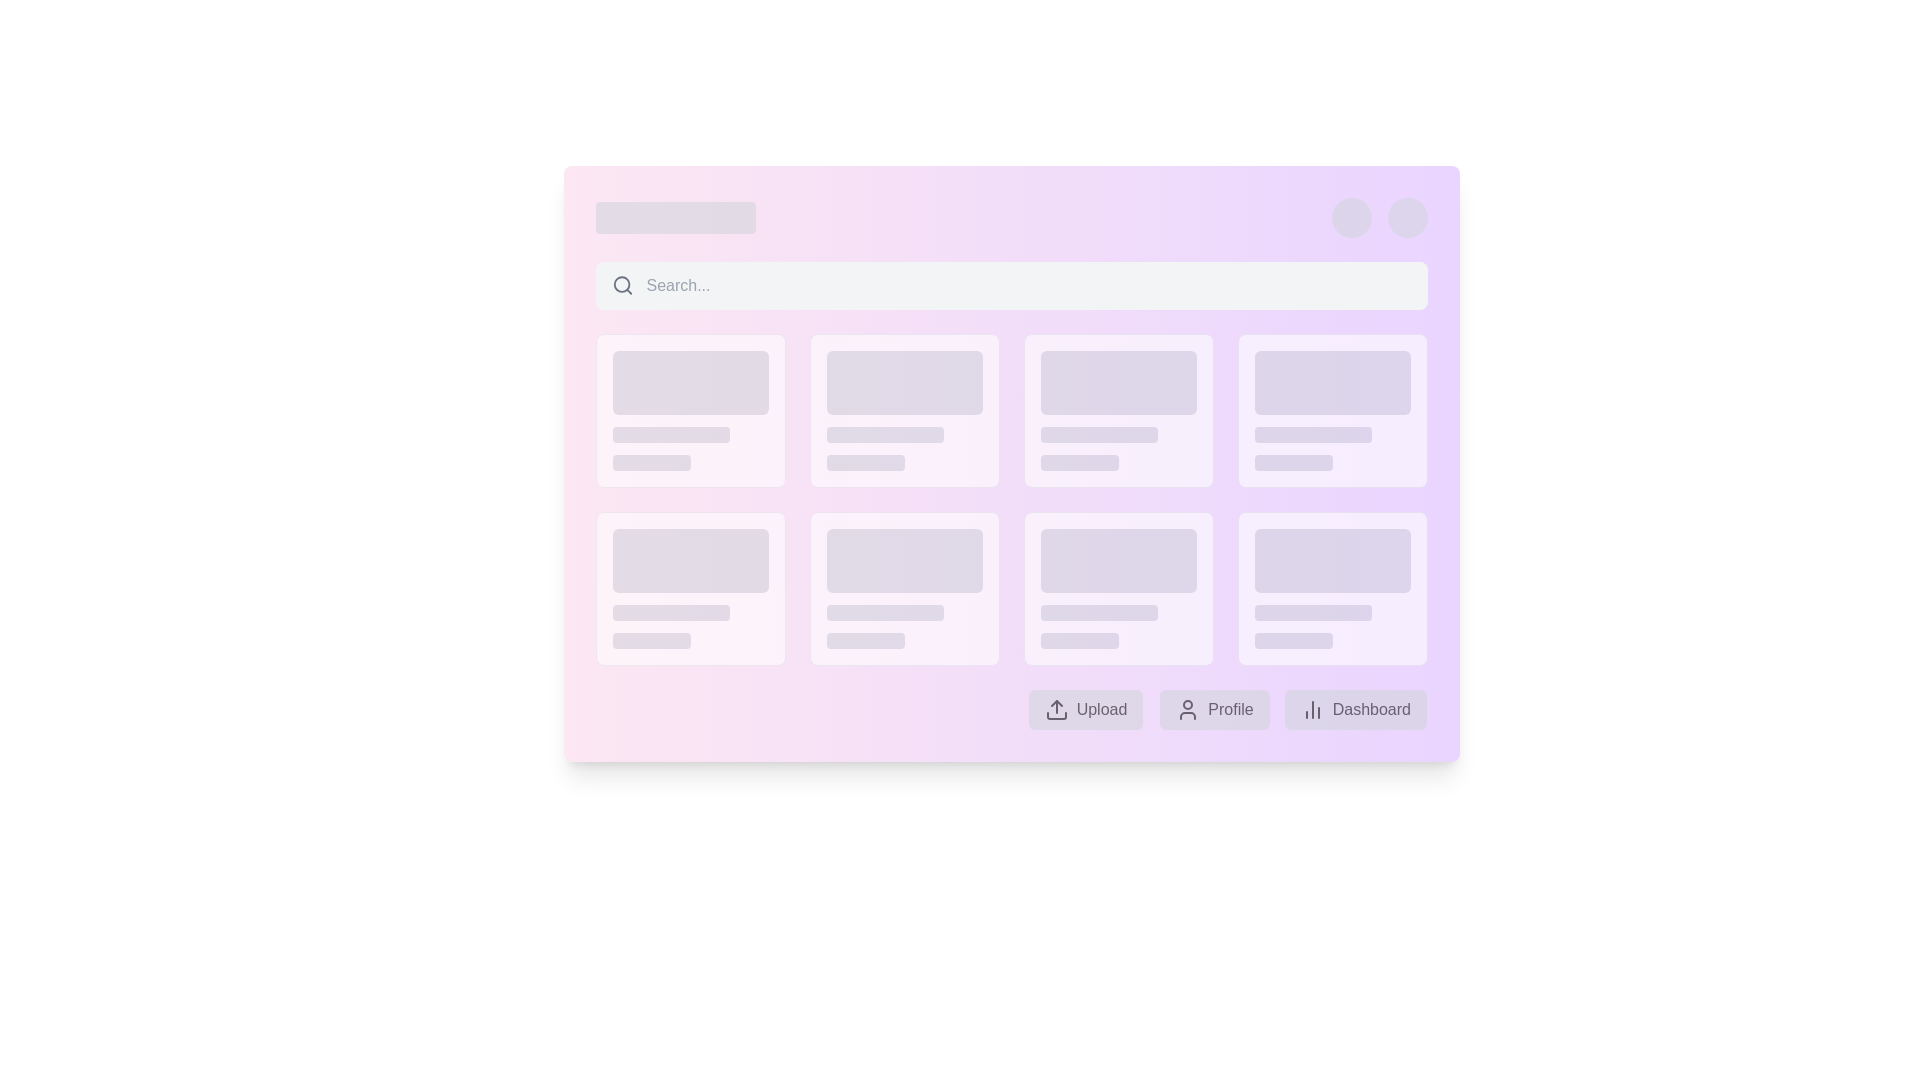 Image resolution: width=1920 pixels, height=1080 pixels. What do you see at coordinates (1313, 434) in the screenshot?
I see `the visual representation of the Placeholder bar, which is a horizontal bar with rounded edges, light gray in color, centrally aligned and located below a larger rounded rectangle` at bounding box center [1313, 434].